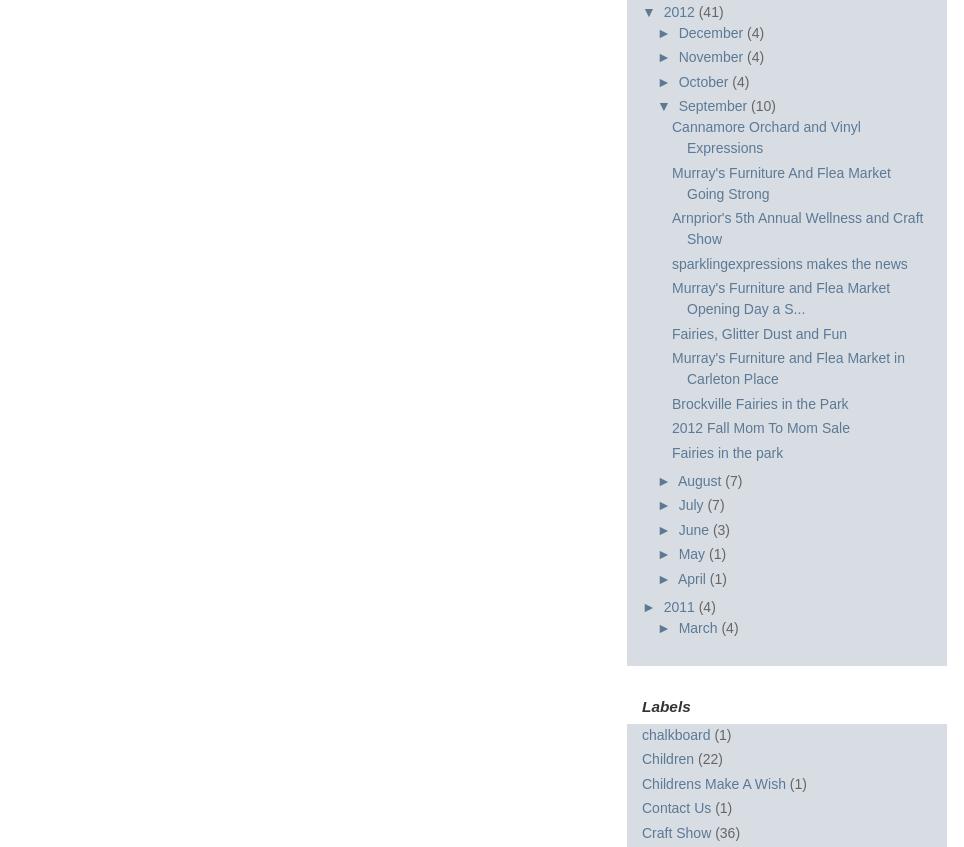  Describe the element at coordinates (695, 528) in the screenshot. I see `'June'` at that location.